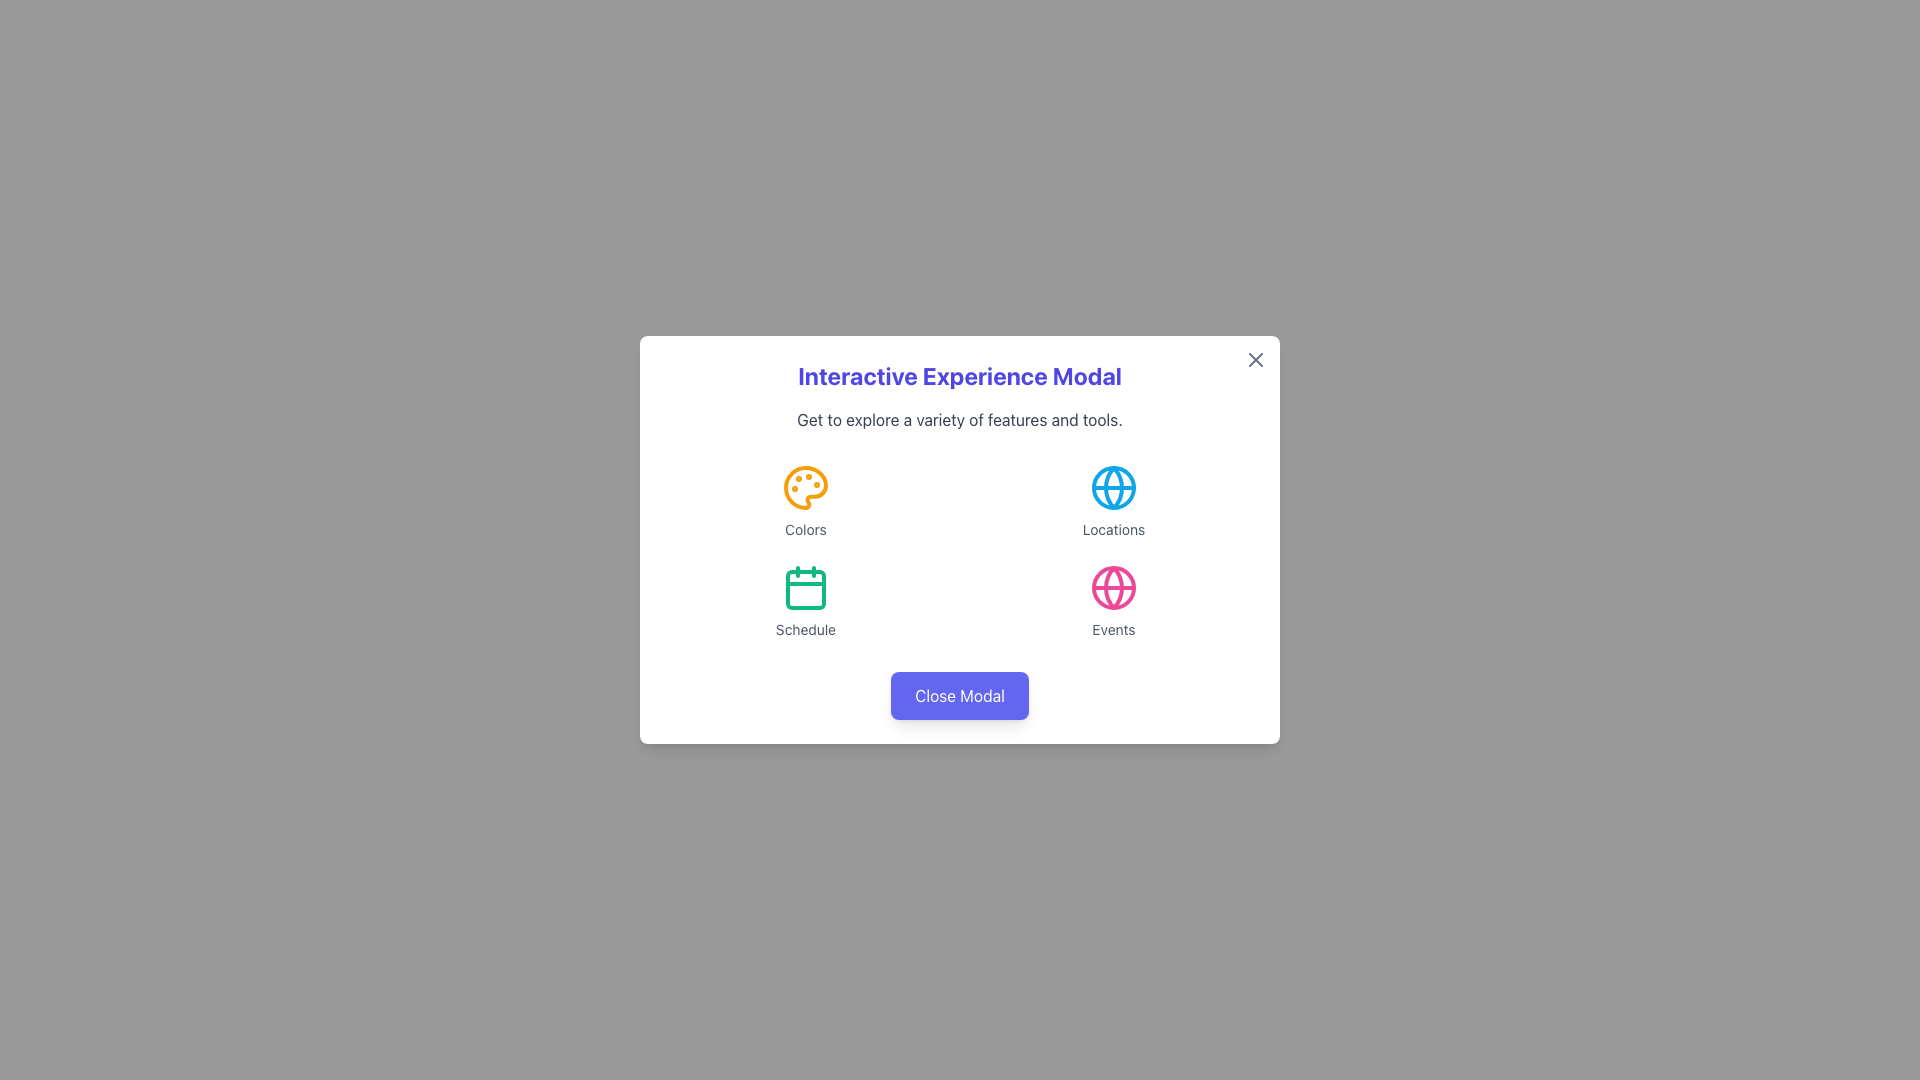 The width and height of the screenshot is (1920, 1080). What do you see at coordinates (1112, 500) in the screenshot?
I see `the Icon with text label, which is the second element in the grid layout located in the top-right section, following the 'Colors' element and above the 'Events' element` at bounding box center [1112, 500].